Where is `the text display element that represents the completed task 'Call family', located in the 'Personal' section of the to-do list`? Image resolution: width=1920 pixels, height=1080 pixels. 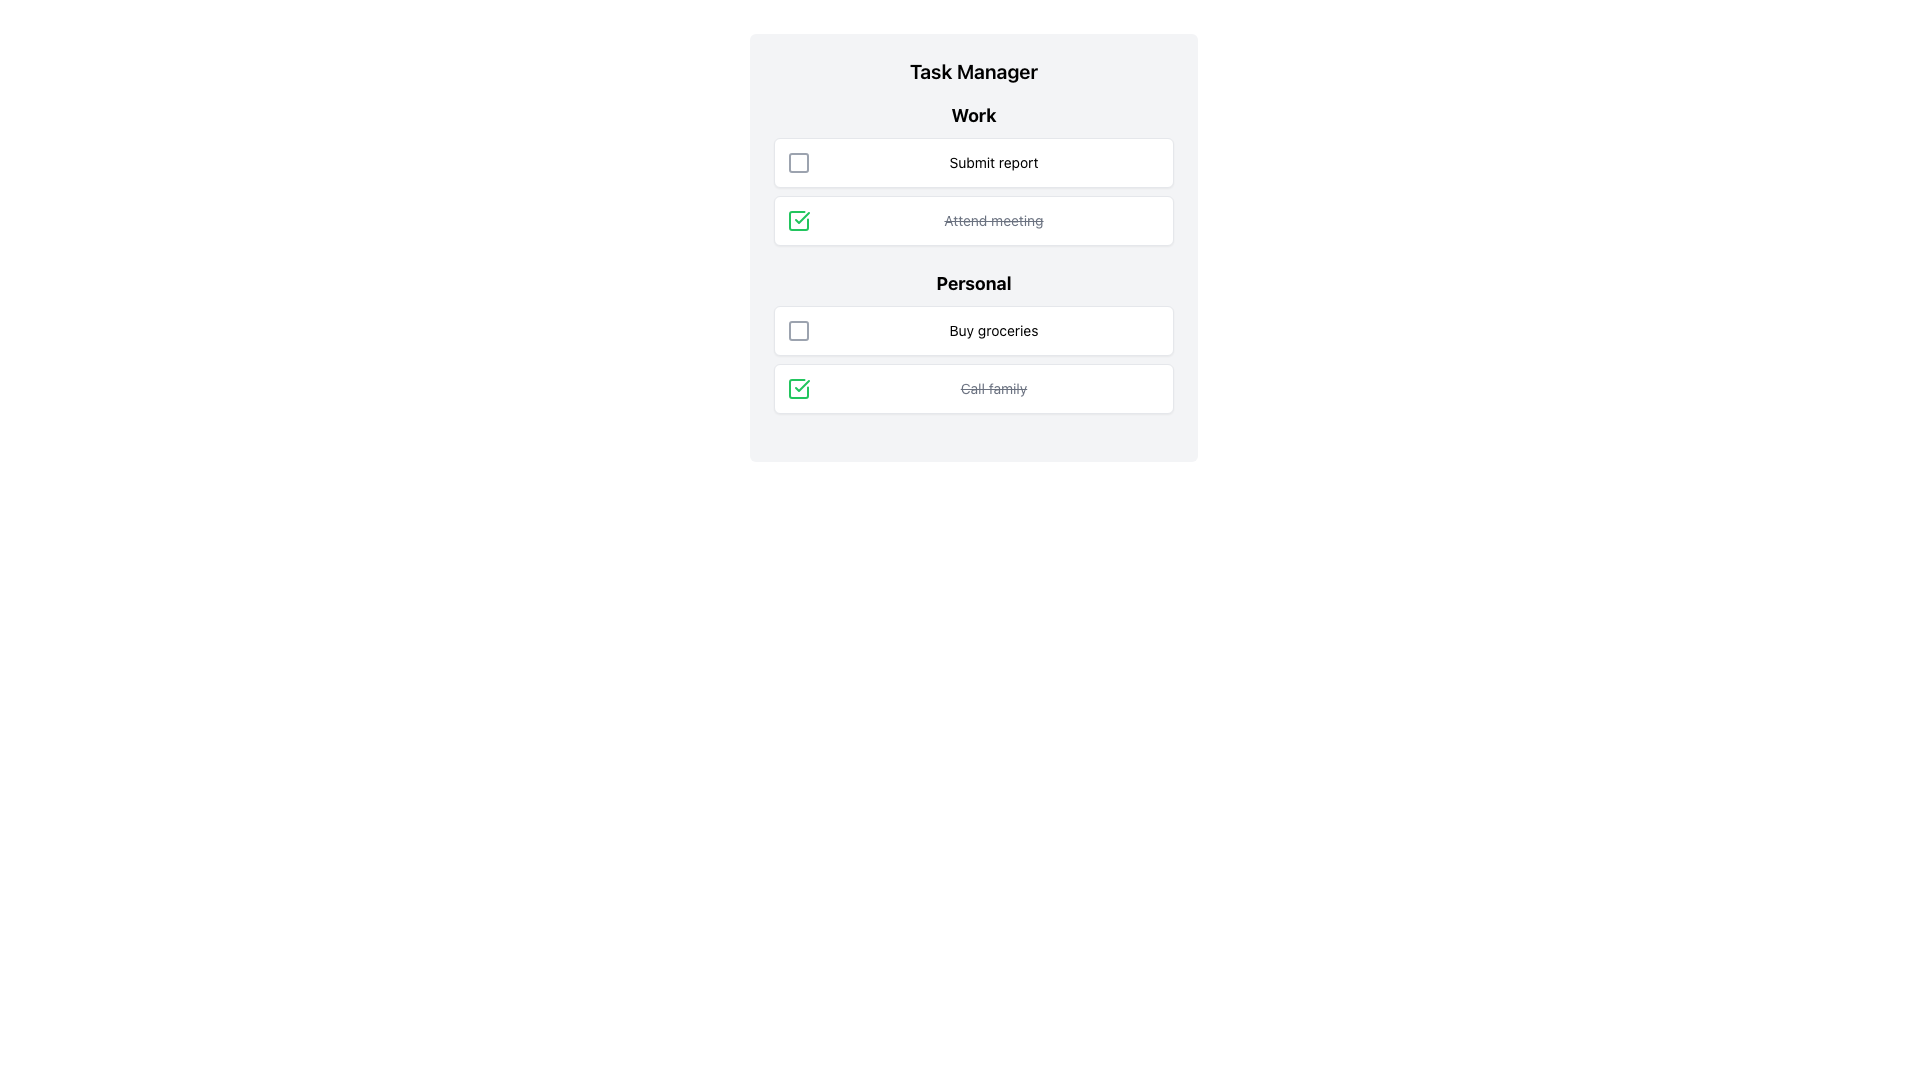 the text display element that represents the completed task 'Call family', located in the 'Personal' section of the to-do list is located at coordinates (993, 389).